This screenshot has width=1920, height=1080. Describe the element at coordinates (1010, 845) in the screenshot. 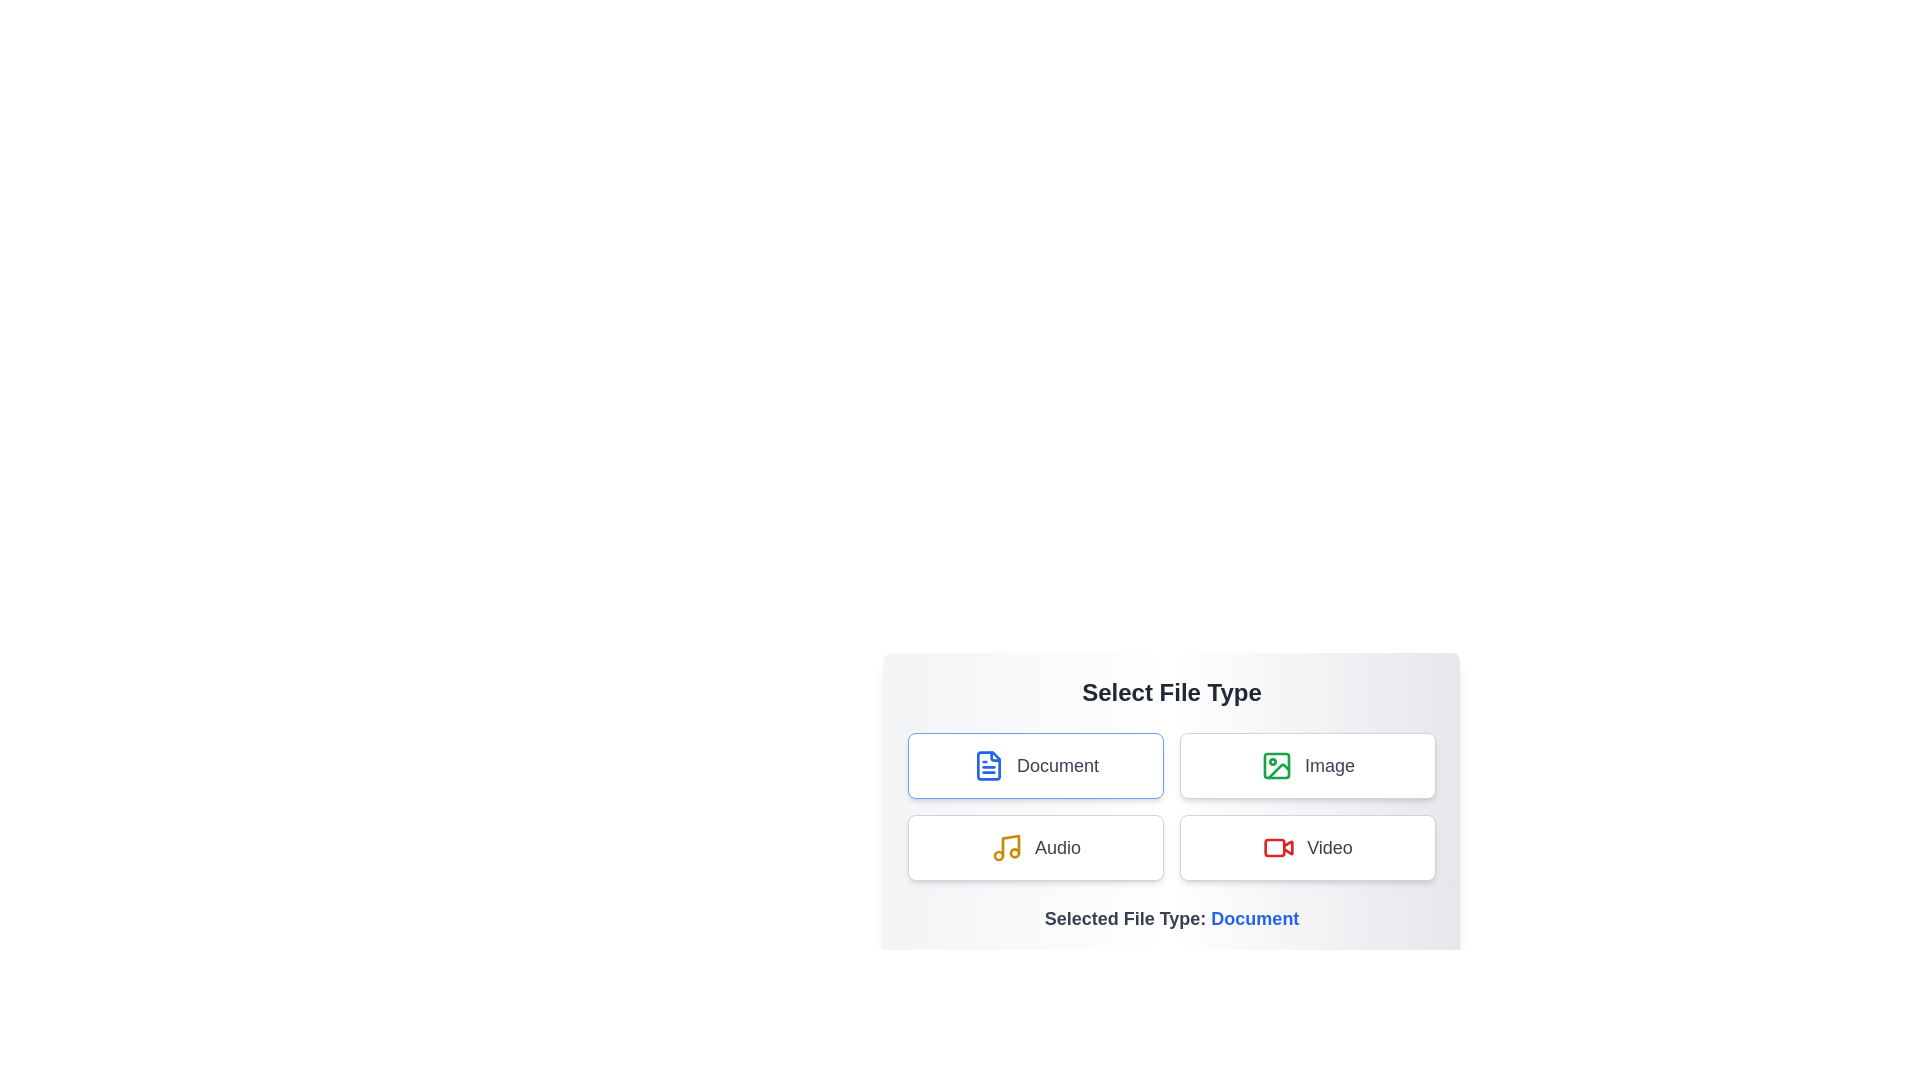

I see `the vertical line element representing the music note's stem` at that location.